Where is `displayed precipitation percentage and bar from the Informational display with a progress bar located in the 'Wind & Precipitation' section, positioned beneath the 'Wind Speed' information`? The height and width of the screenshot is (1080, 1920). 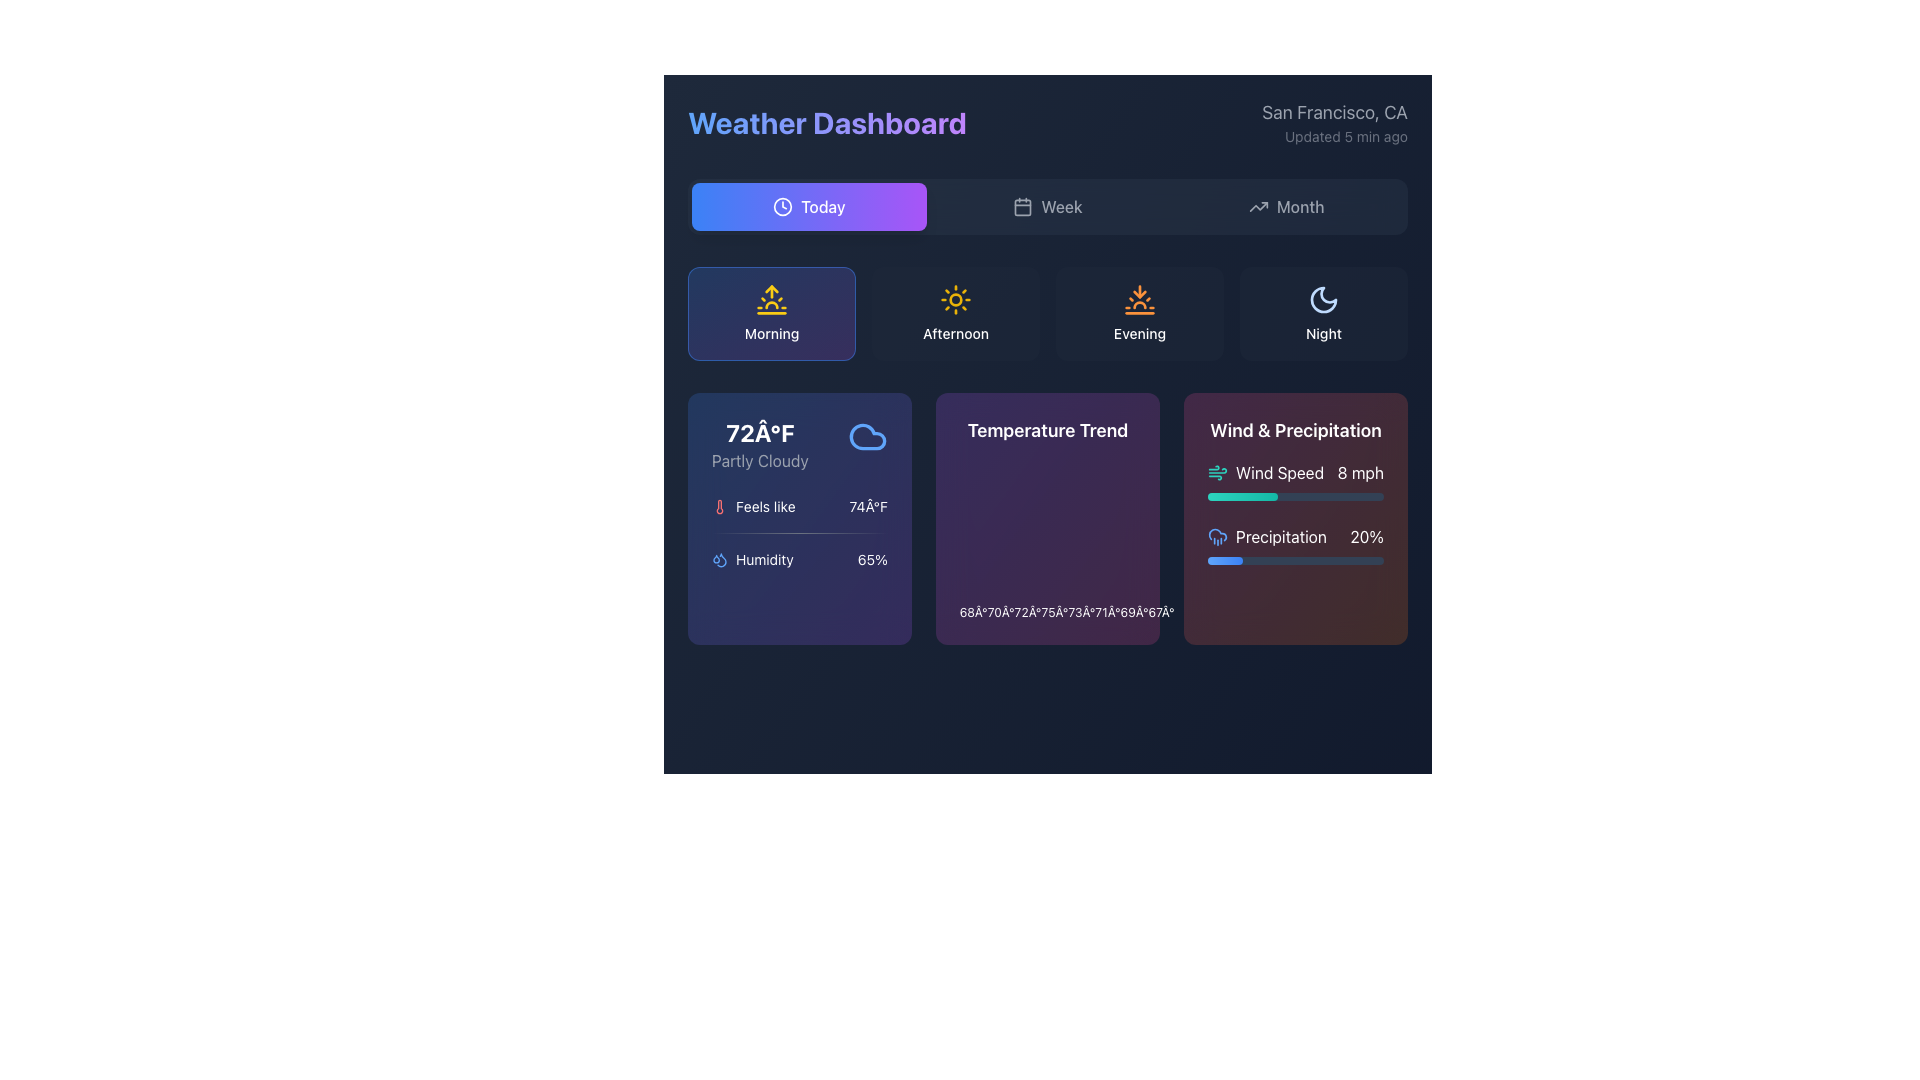
displayed precipitation percentage and bar from the Informational display with a progress bar located in the 'Wind & Precipitation' section, positioned beneath the 'Wind Speed' information is located at coordinates (1296, 544).